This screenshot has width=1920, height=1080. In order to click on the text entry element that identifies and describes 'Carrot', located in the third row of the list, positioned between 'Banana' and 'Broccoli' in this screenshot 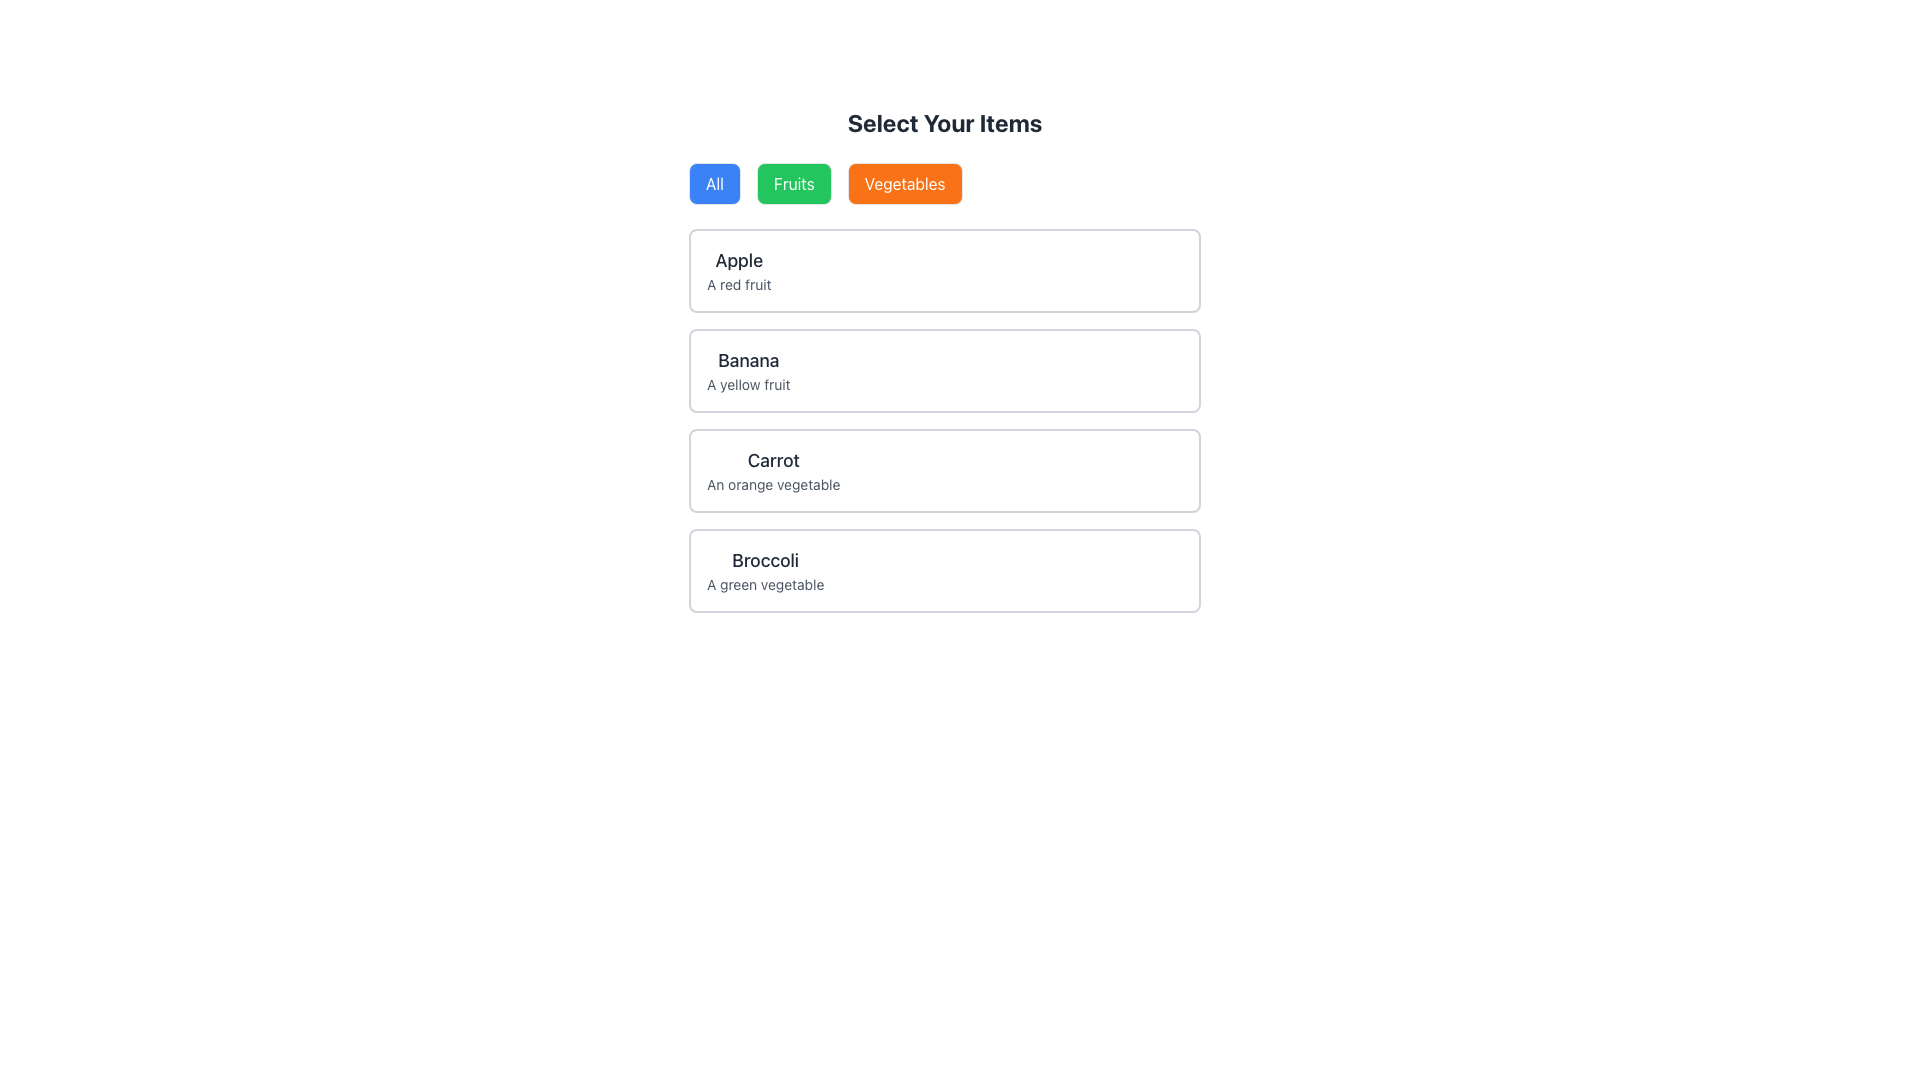, I will do `click(772, 470)`.